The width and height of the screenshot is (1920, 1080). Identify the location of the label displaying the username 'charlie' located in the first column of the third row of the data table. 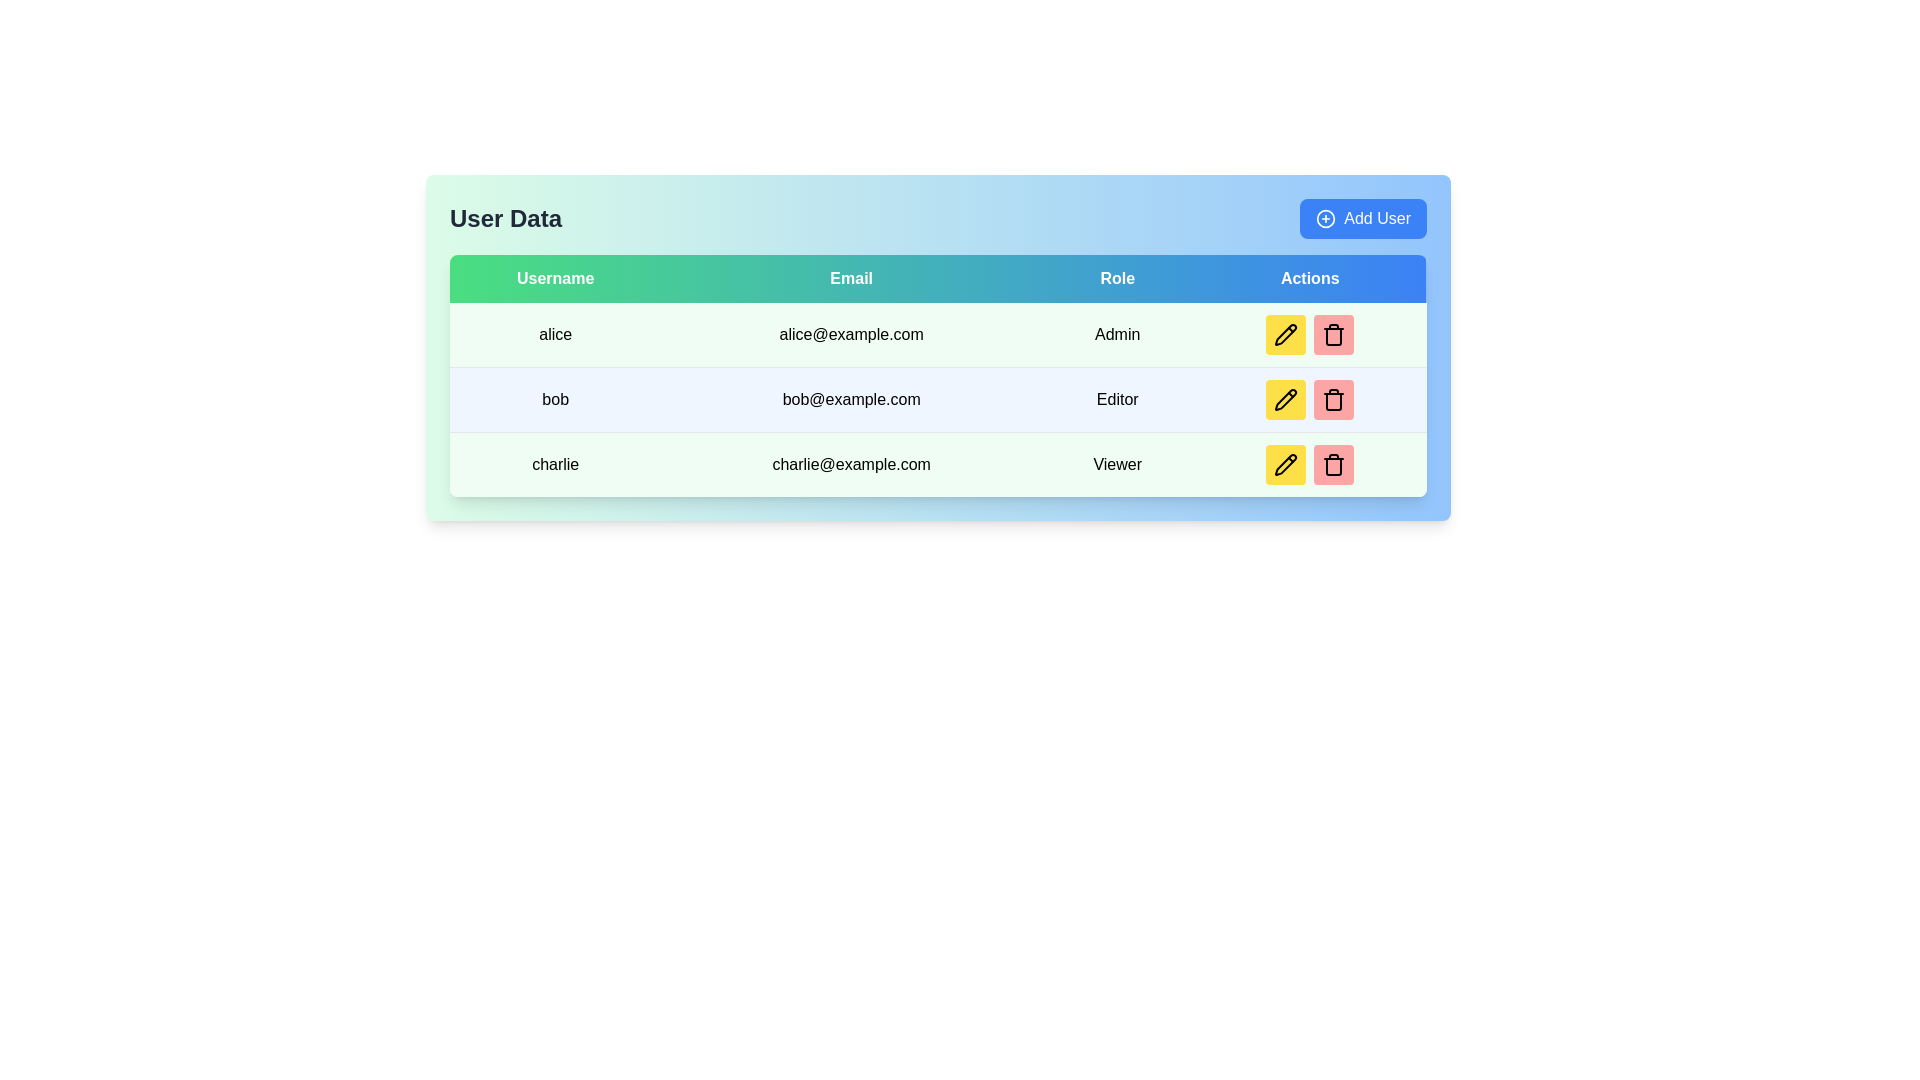
(555, 464).